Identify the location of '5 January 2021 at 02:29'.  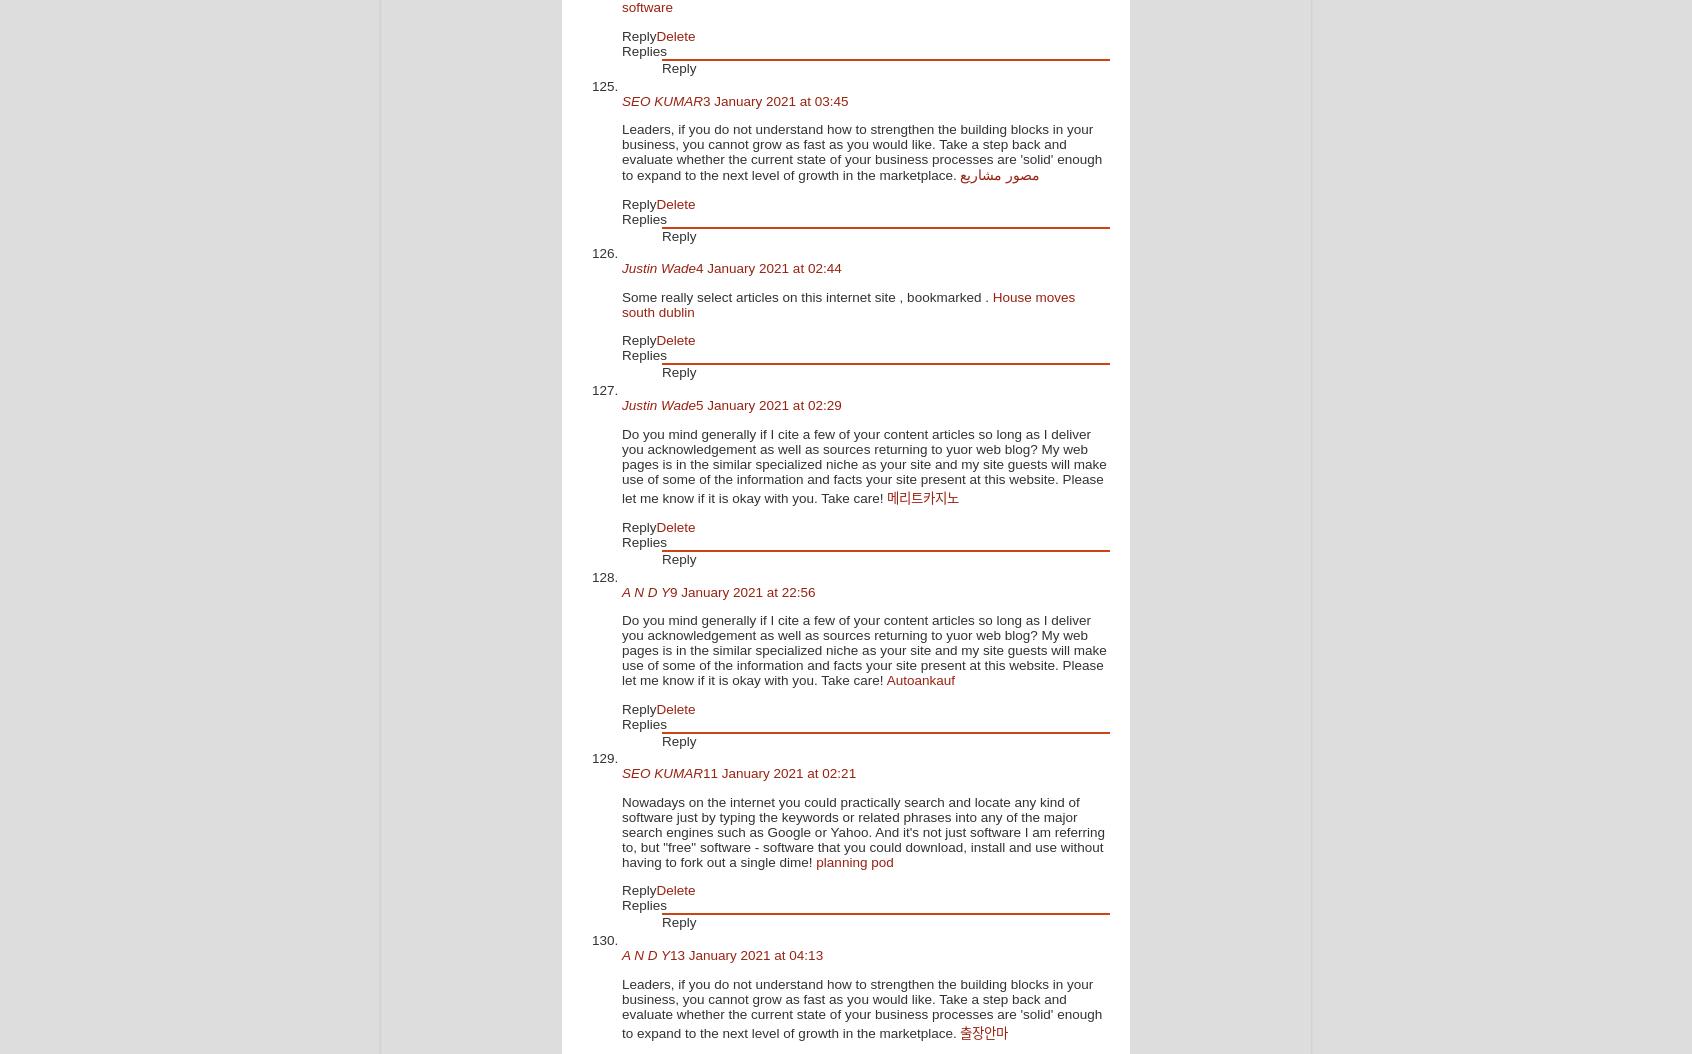
(767, 404).